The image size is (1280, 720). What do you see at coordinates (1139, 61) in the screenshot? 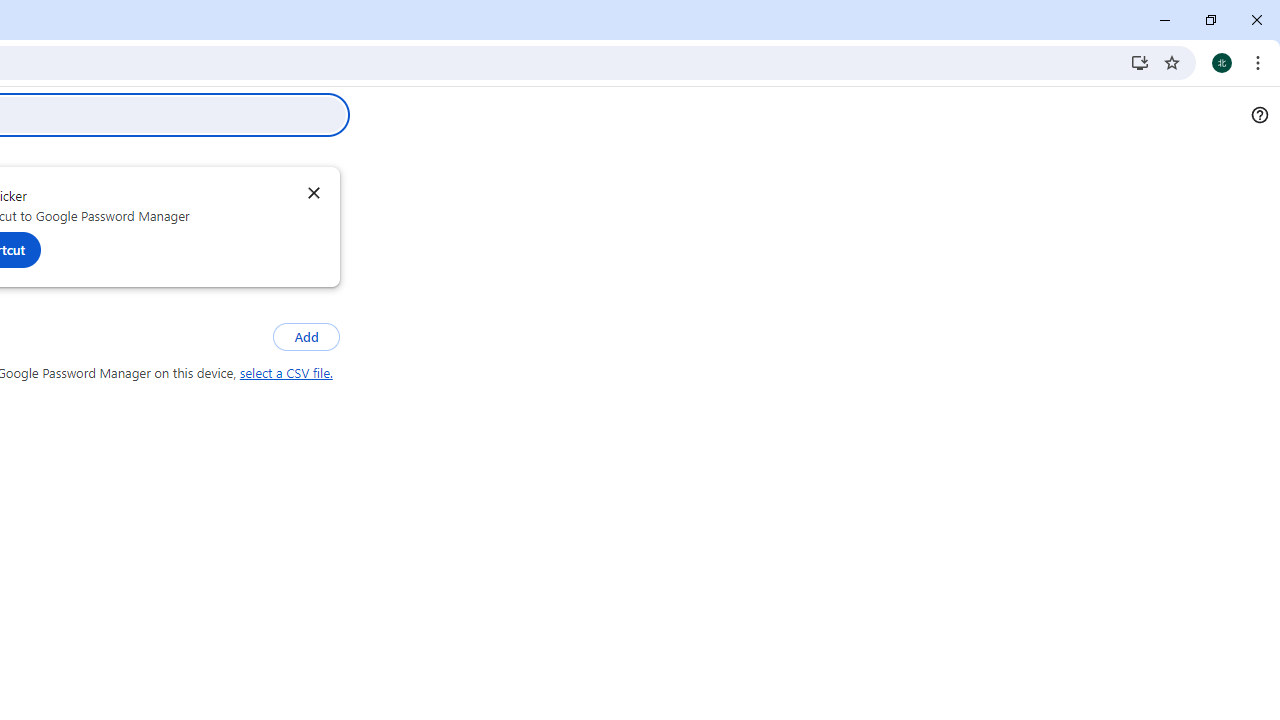
I see `'Install Google Password Manager'` at bounding box center [1139, 61].